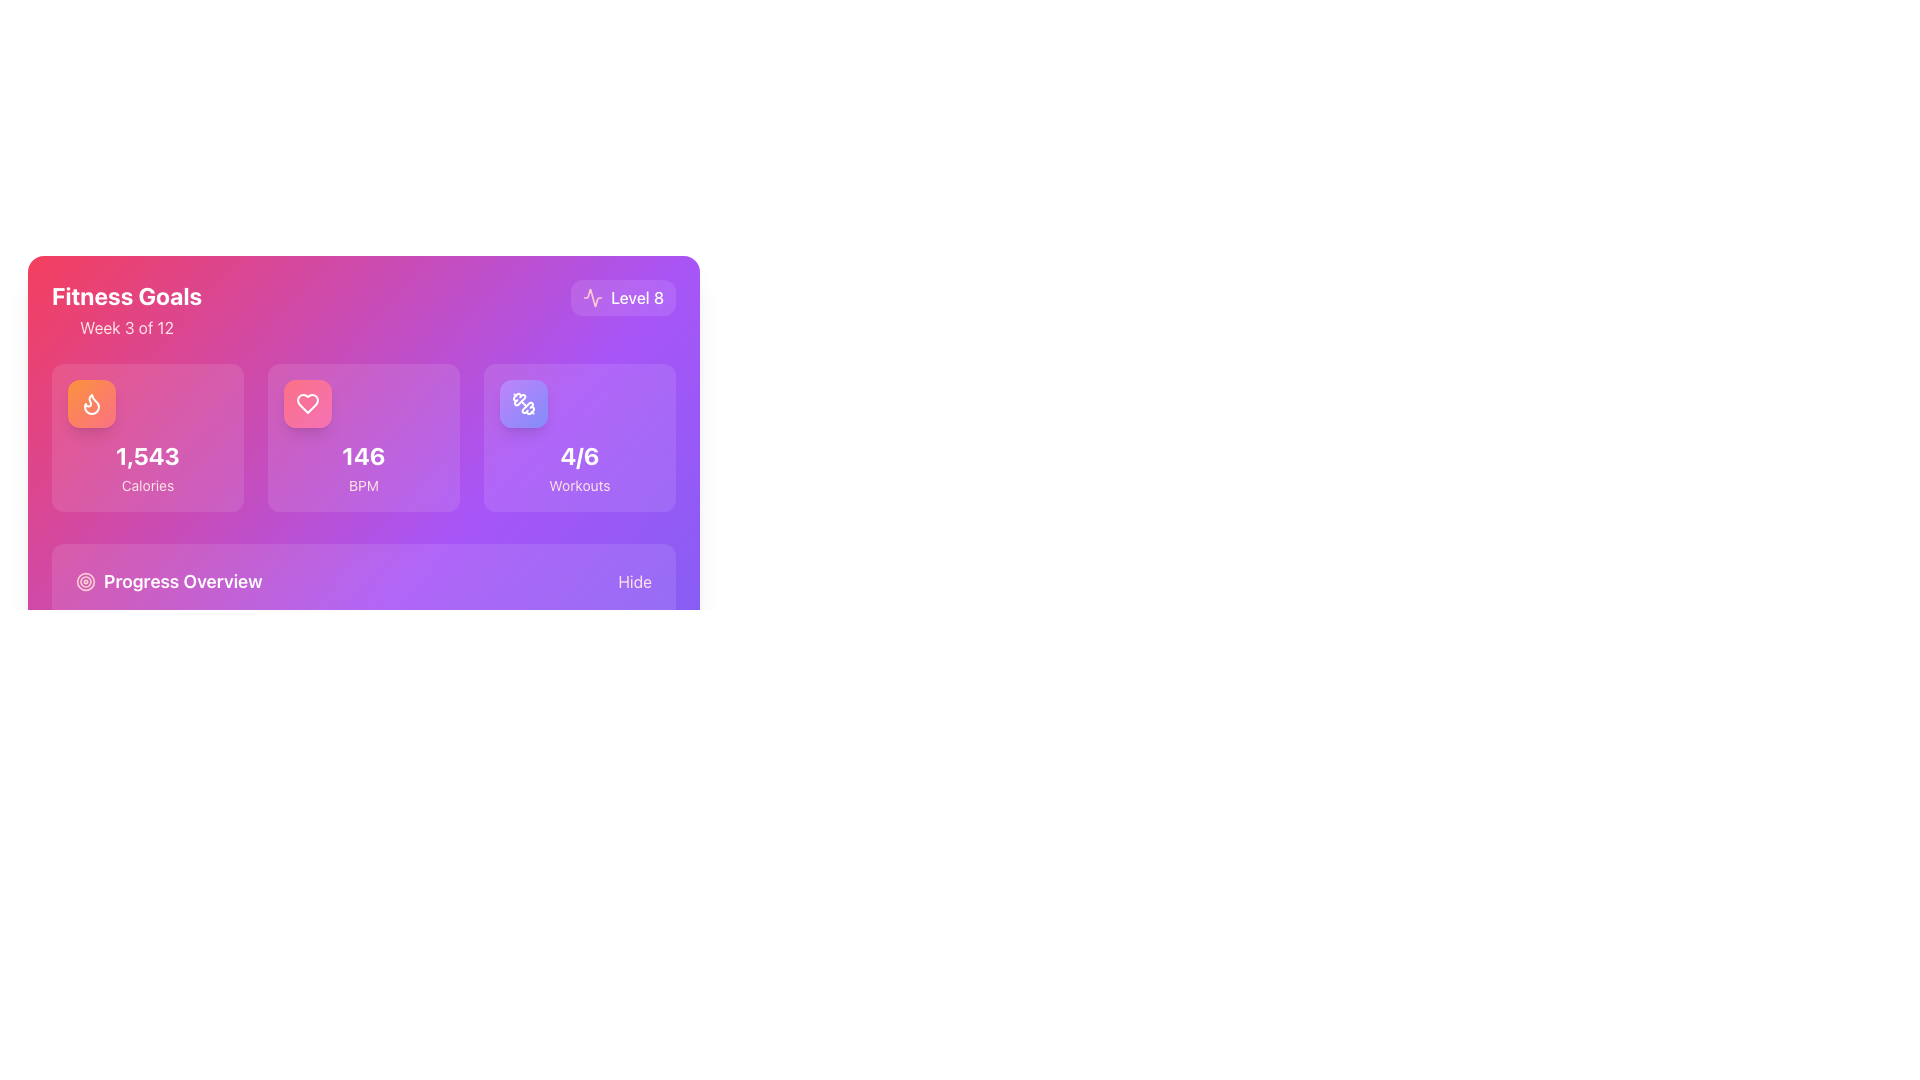 This screenshot has width=1920, height=1080. What do you see at coordinates (579, 455) in the screenshot?
I see `the progress count text label located in the third box of a row of three overview boxes, situated below a dumbbell icon and above the word 'Workouts'` at bounding box center [579, 455].